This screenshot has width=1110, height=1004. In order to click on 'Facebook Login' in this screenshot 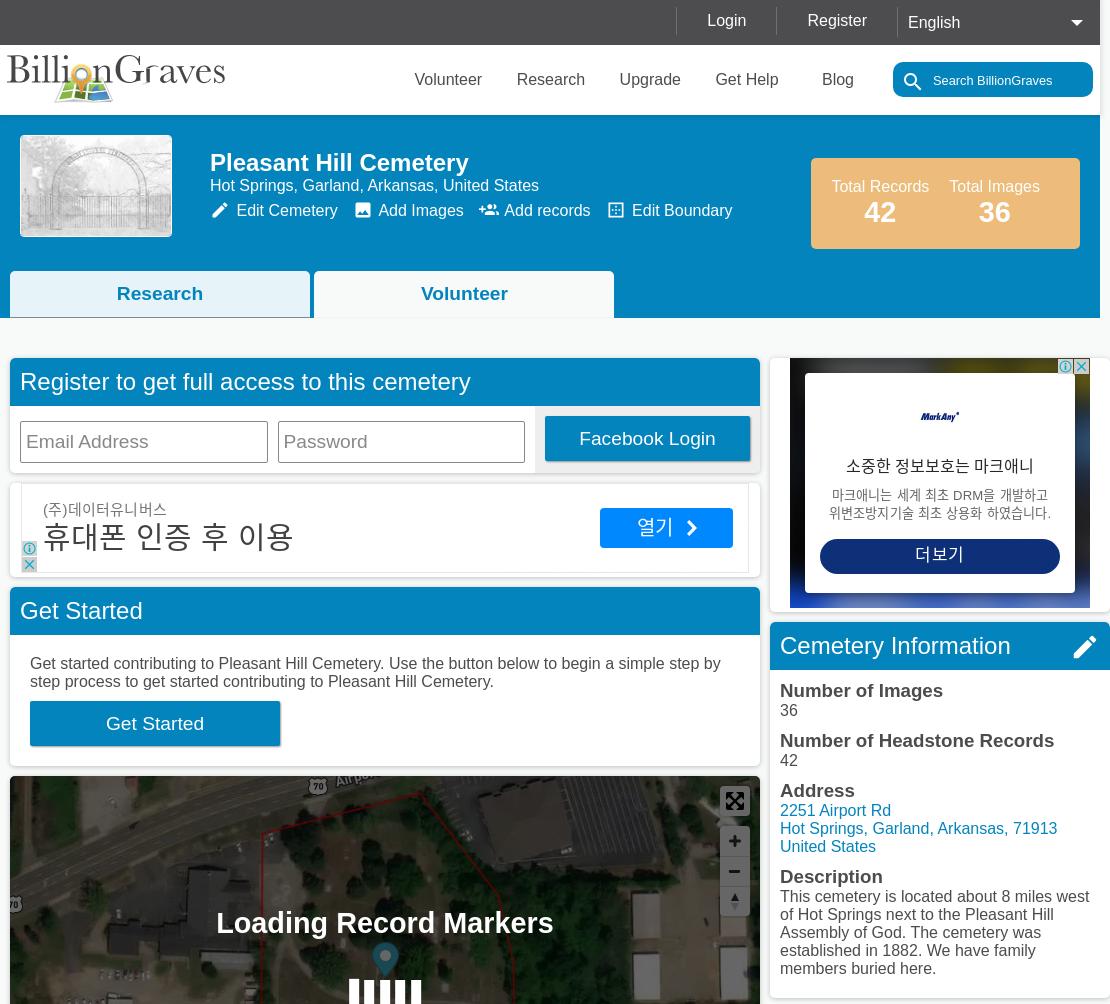, I will do `click(646, 437)`.